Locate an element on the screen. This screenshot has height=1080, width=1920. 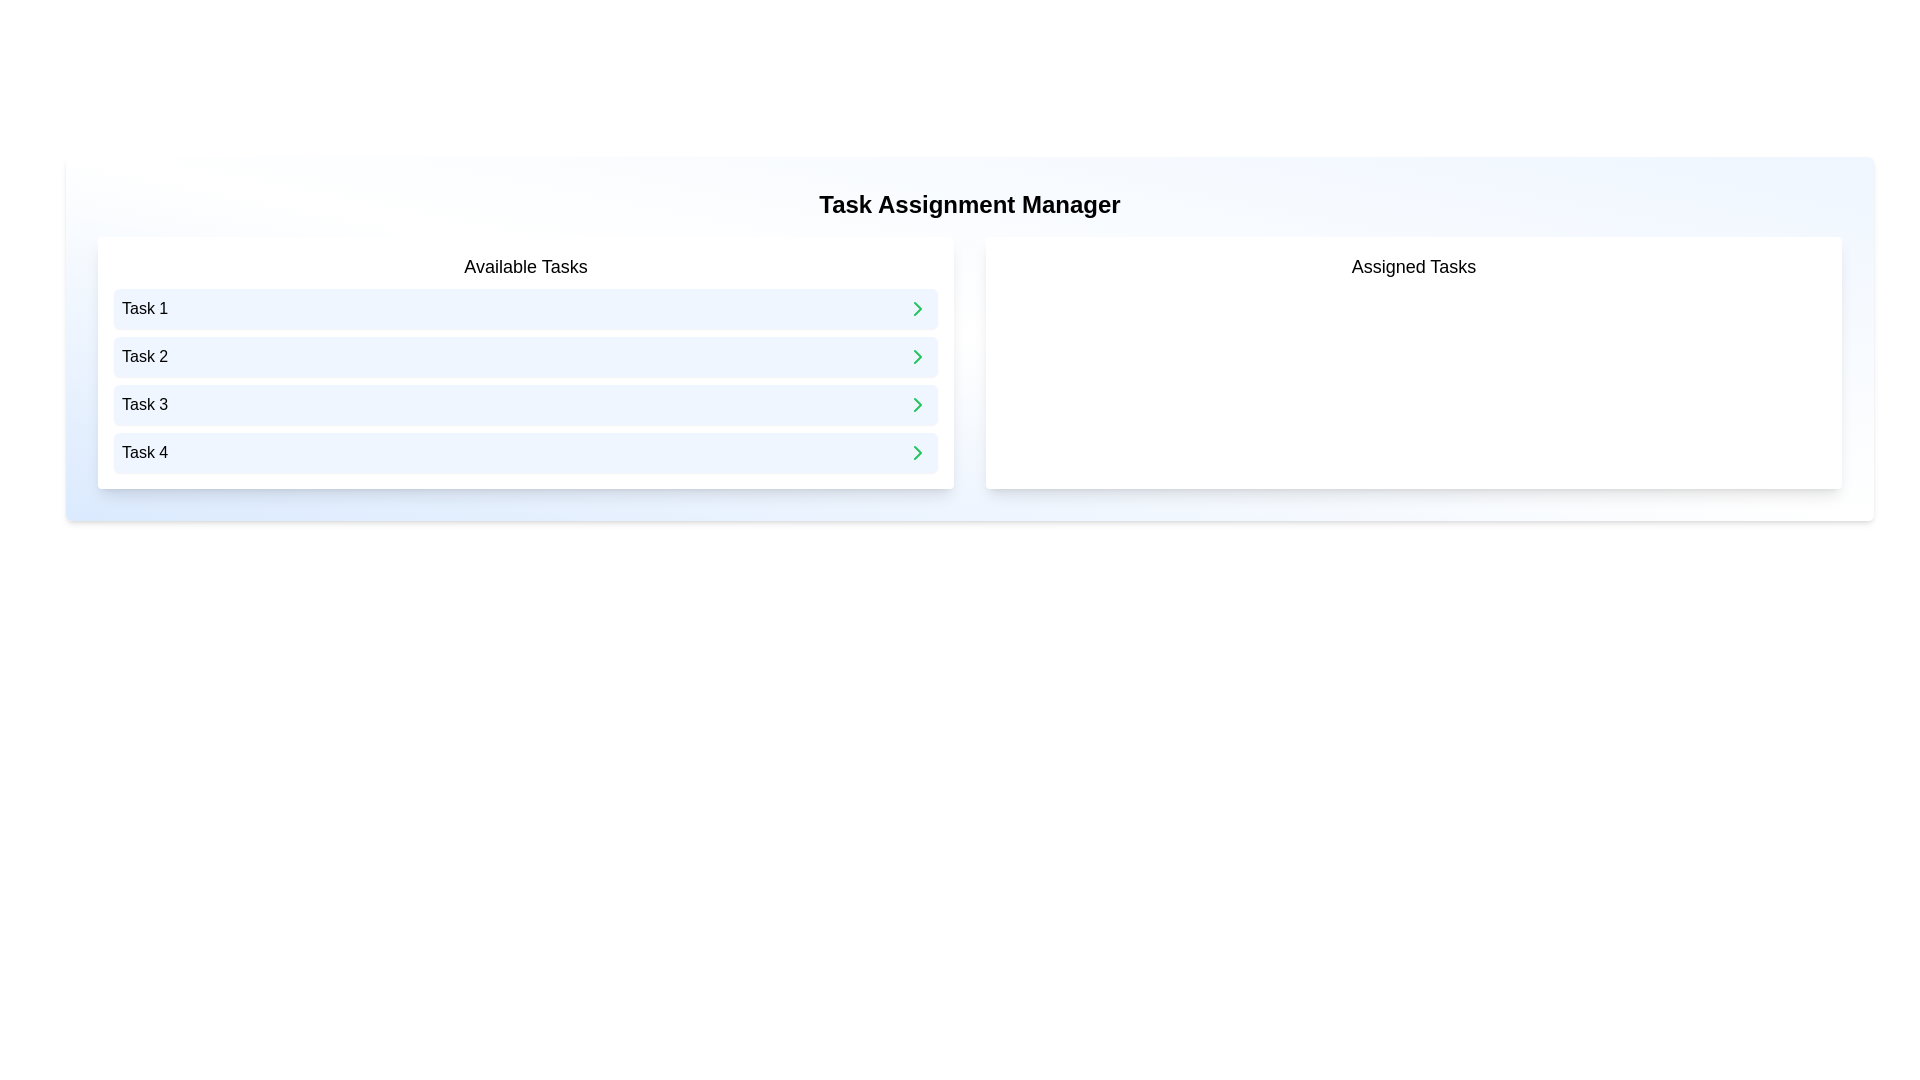
the task Task 3 to highlight it is located at coordinates (526, 405).